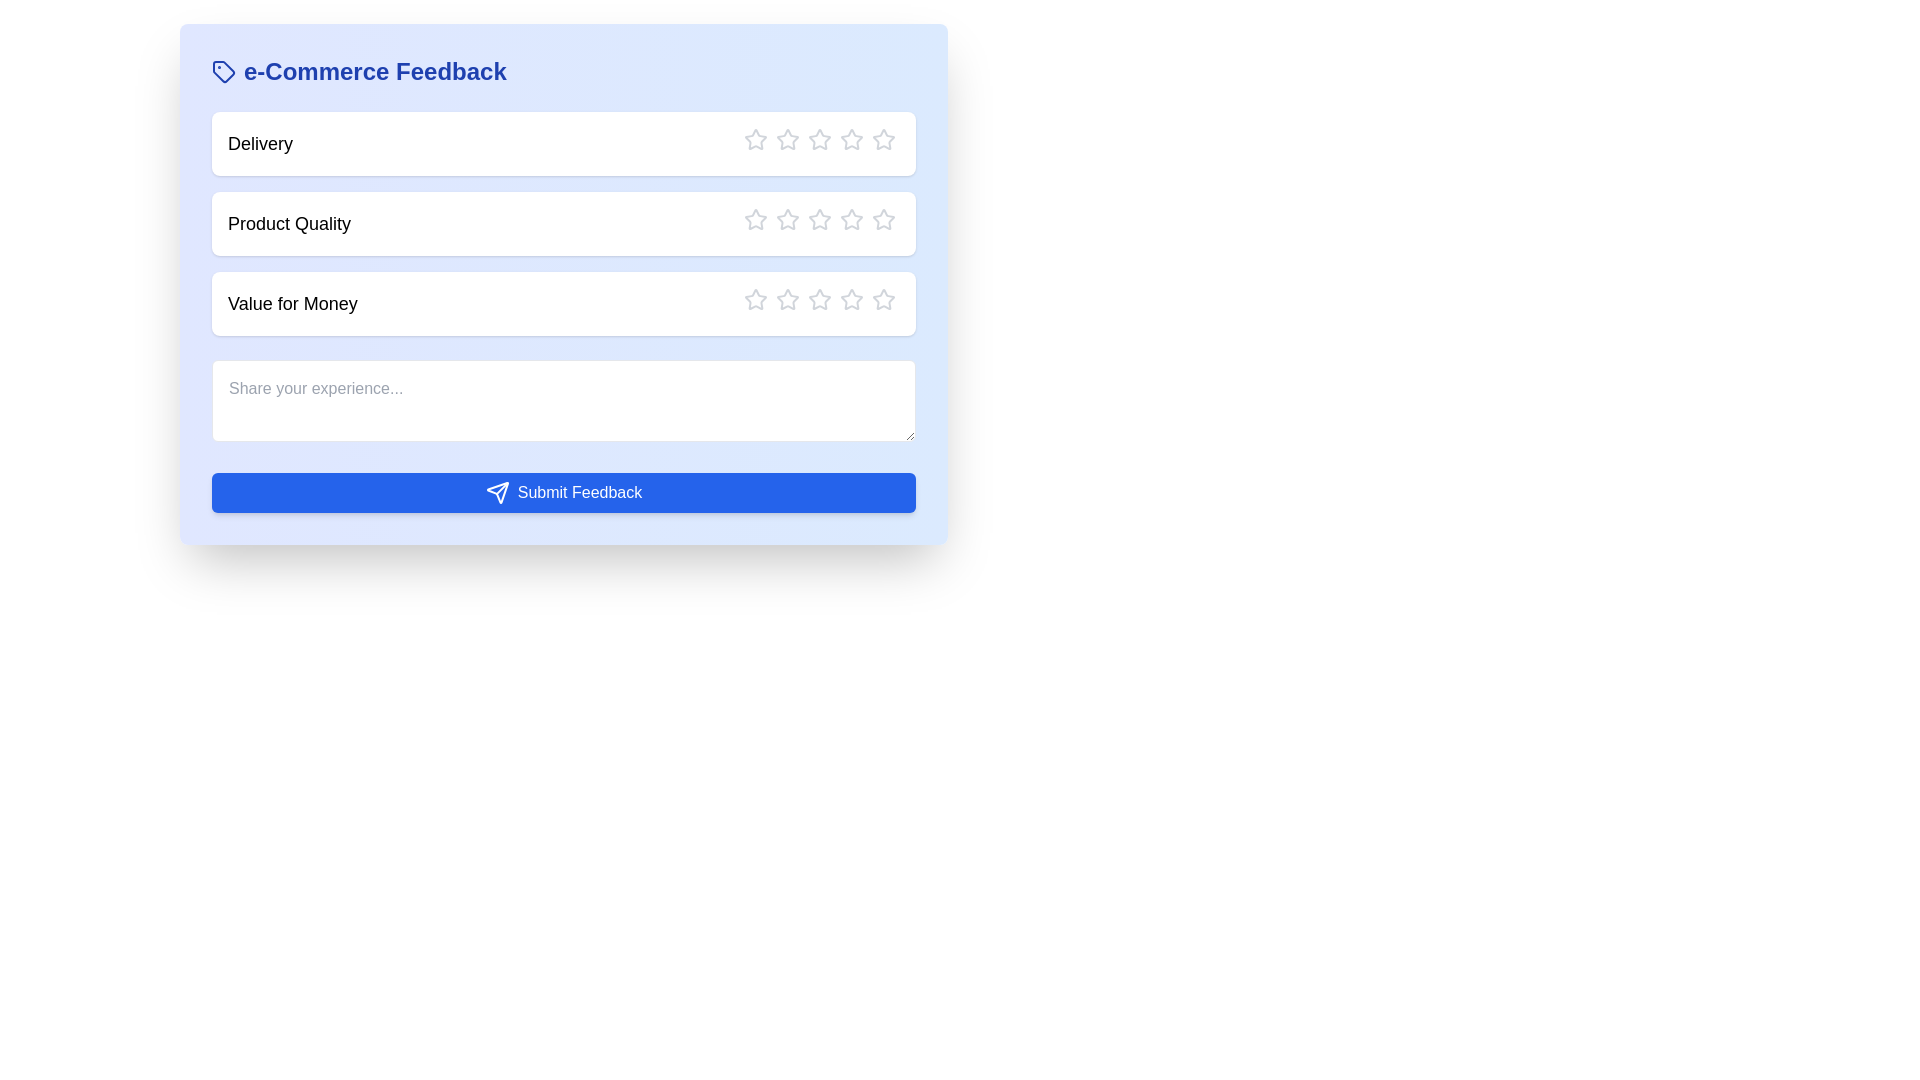  I want to click on the star corresponding to the rating 5 for the category Value for Money, so click(872, 300).